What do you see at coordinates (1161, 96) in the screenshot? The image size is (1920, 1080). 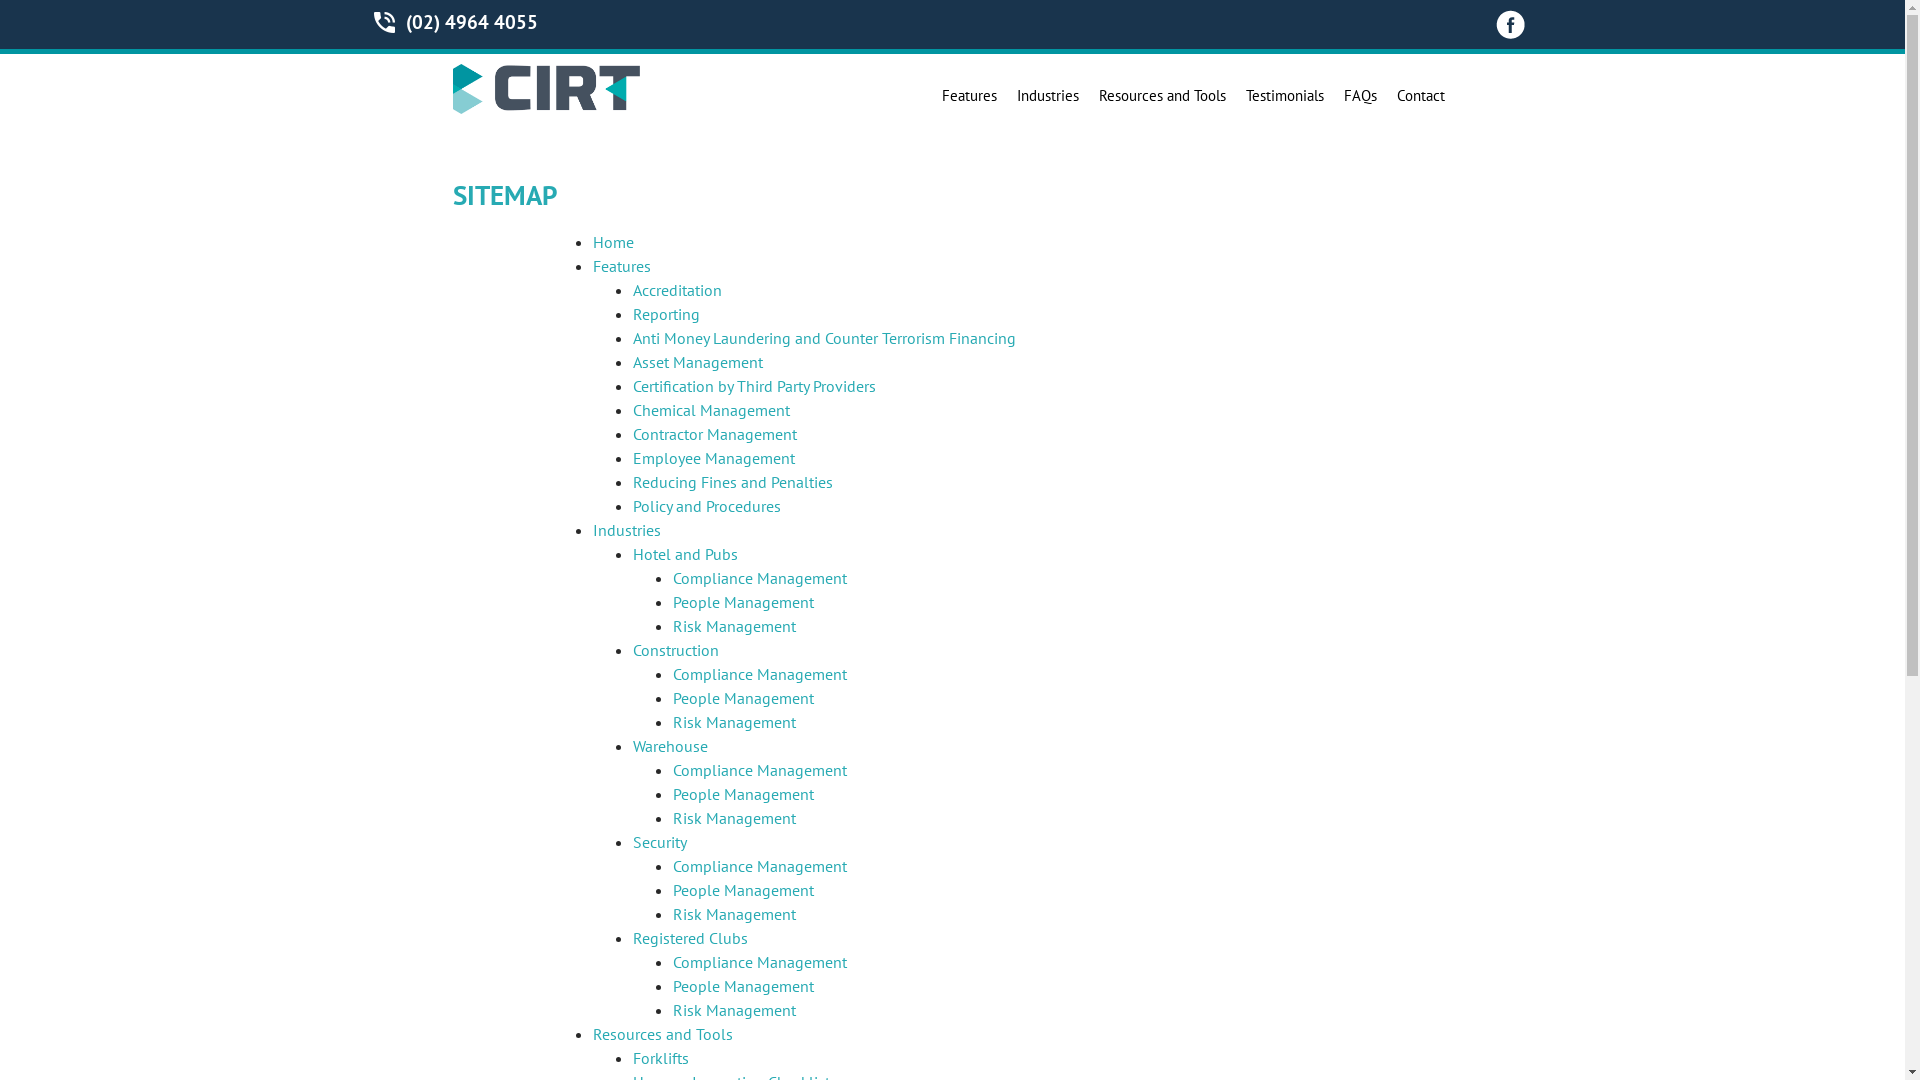 I see `'Resources and Tools'` at bounding box center [1161, 96].